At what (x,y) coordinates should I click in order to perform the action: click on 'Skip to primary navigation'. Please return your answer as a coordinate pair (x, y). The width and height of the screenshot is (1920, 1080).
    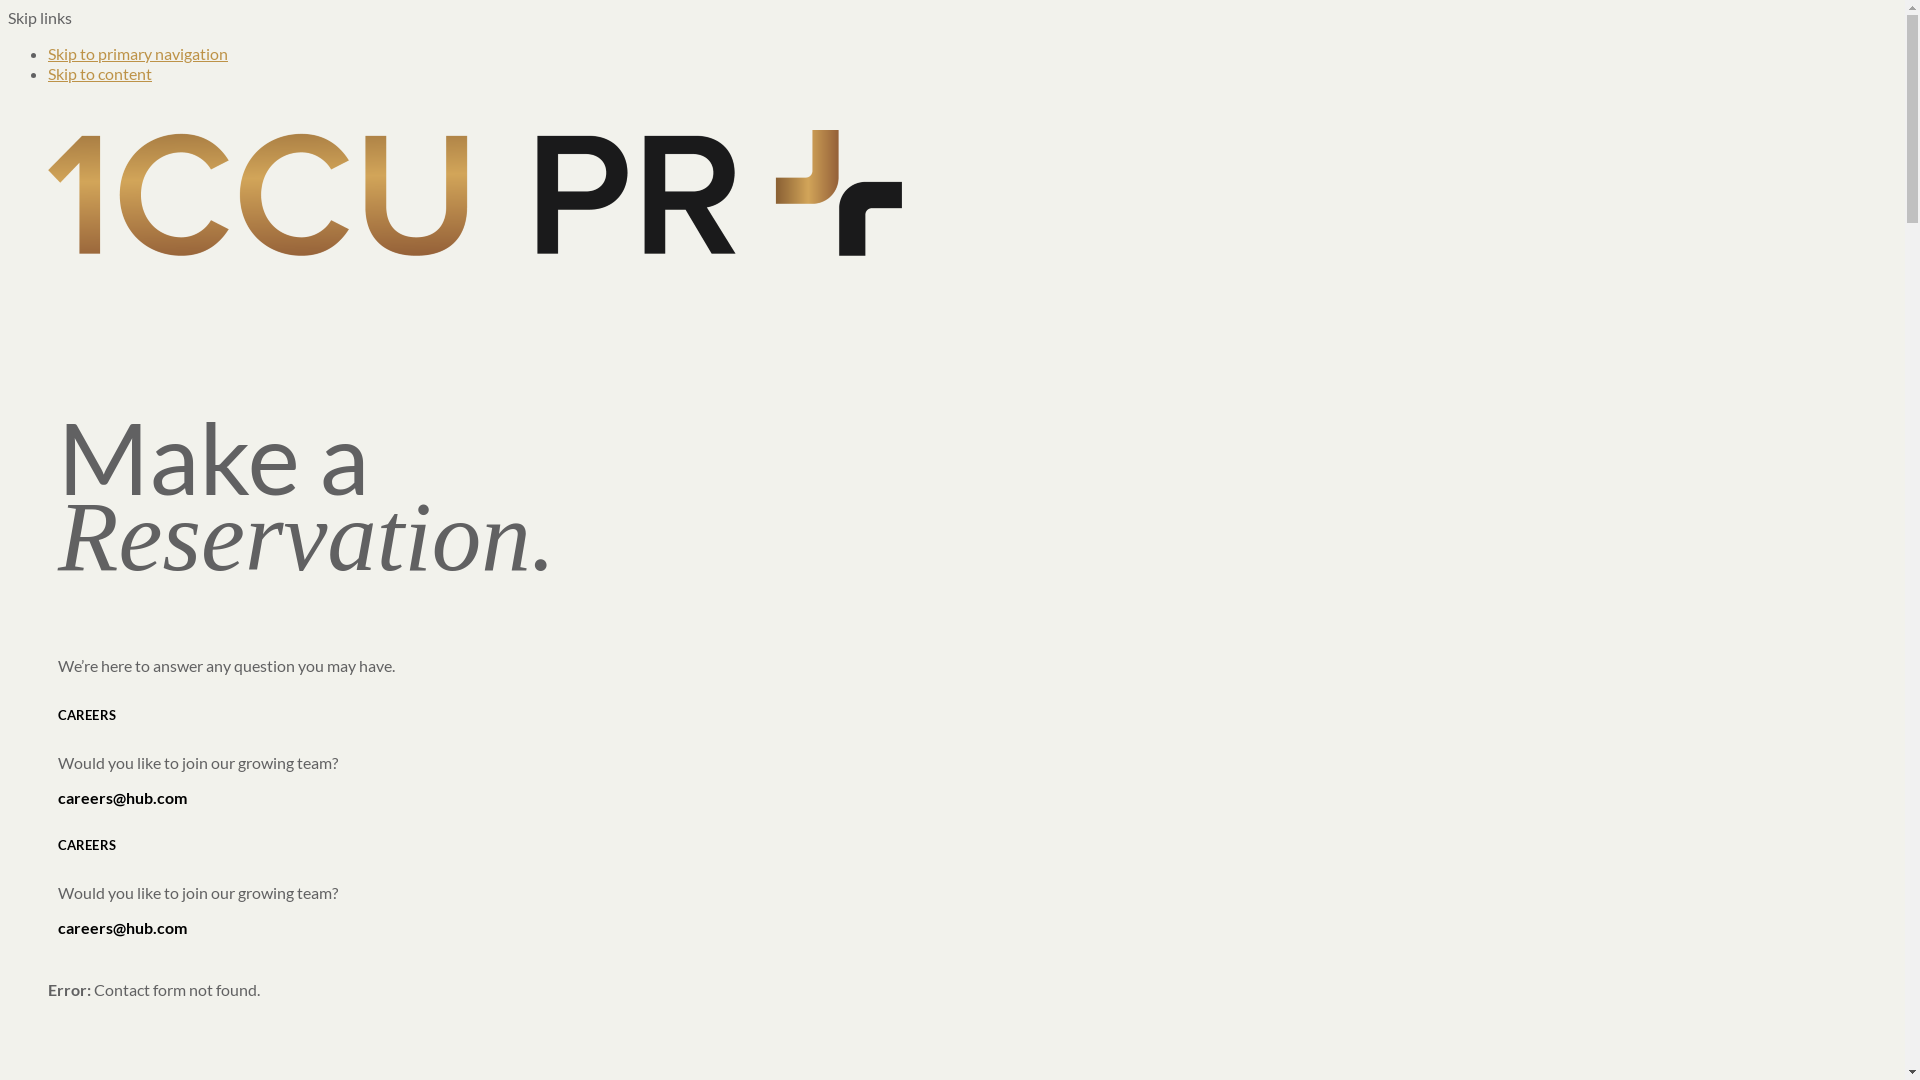
    Looking at the image, I should click on (137, 52).